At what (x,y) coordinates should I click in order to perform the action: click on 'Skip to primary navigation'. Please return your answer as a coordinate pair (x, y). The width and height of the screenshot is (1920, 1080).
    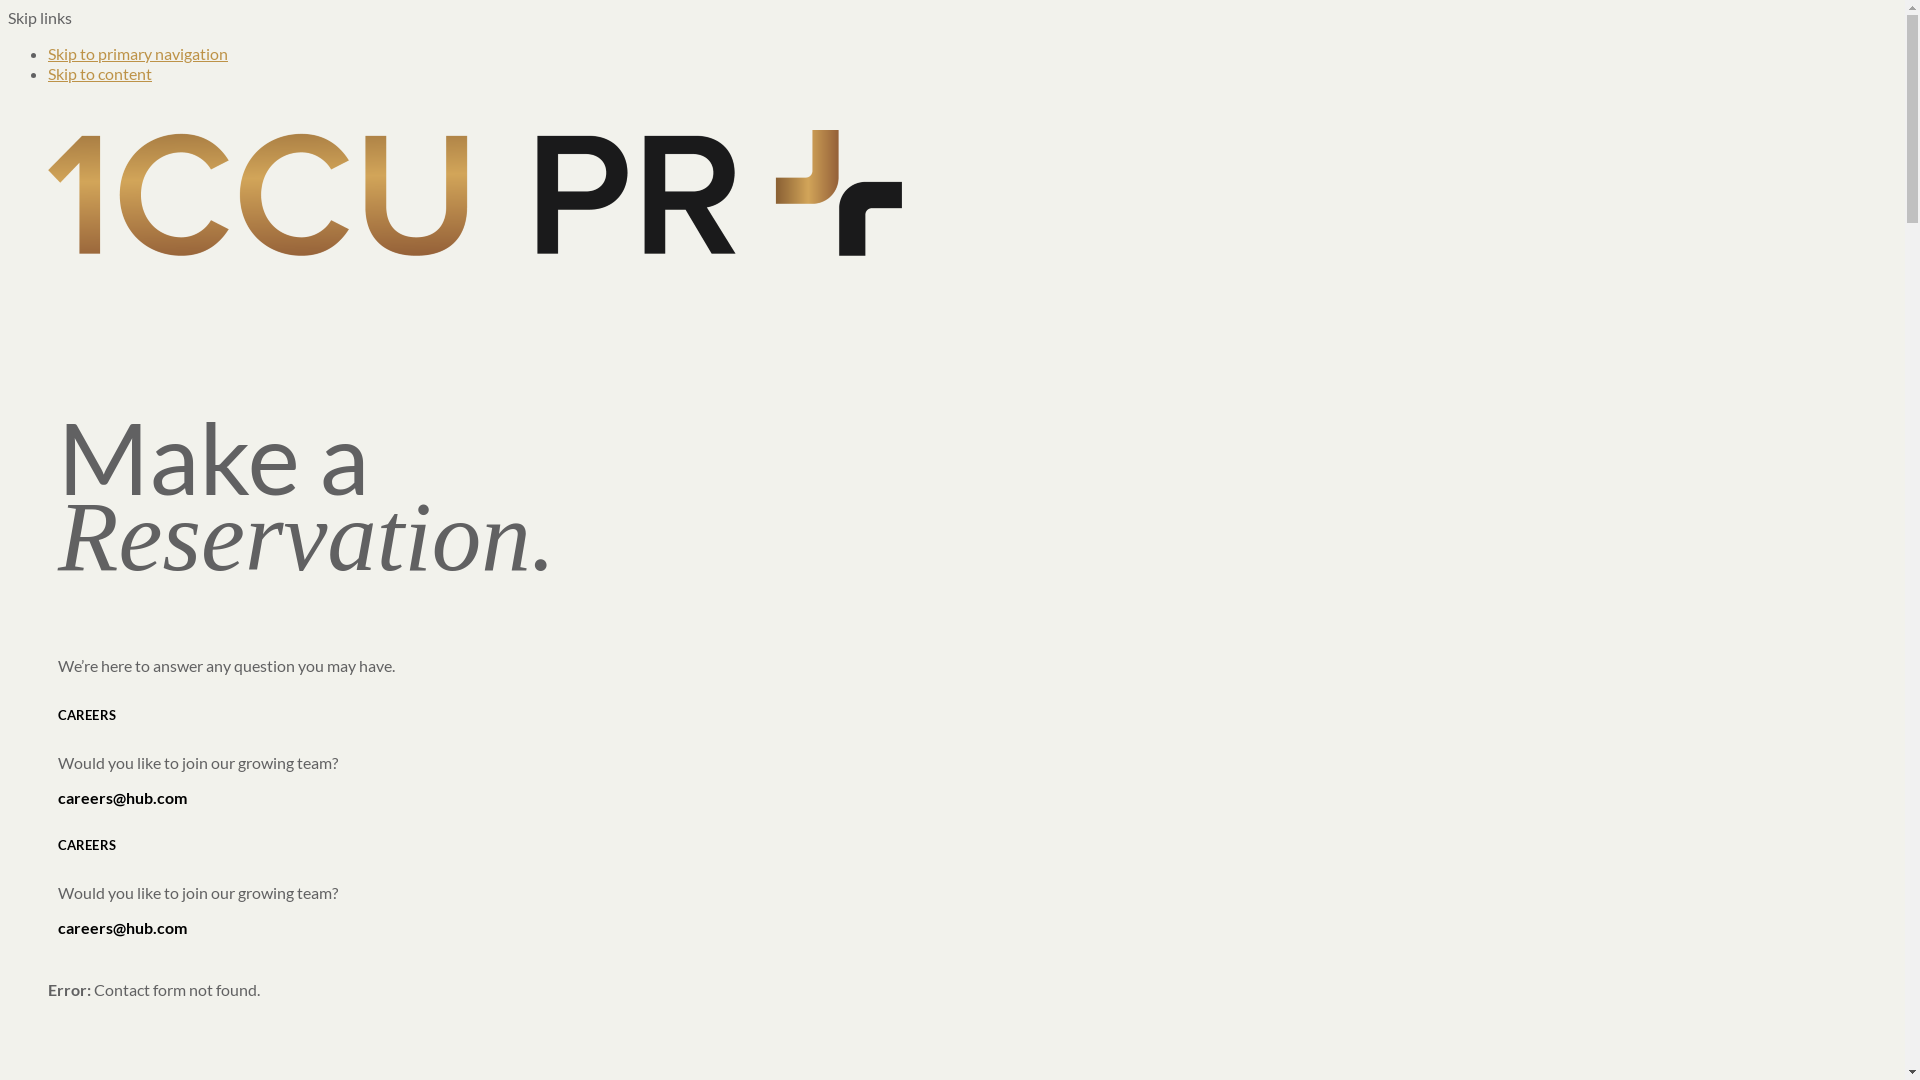
    Looking at the image, I should click on (137, 52).